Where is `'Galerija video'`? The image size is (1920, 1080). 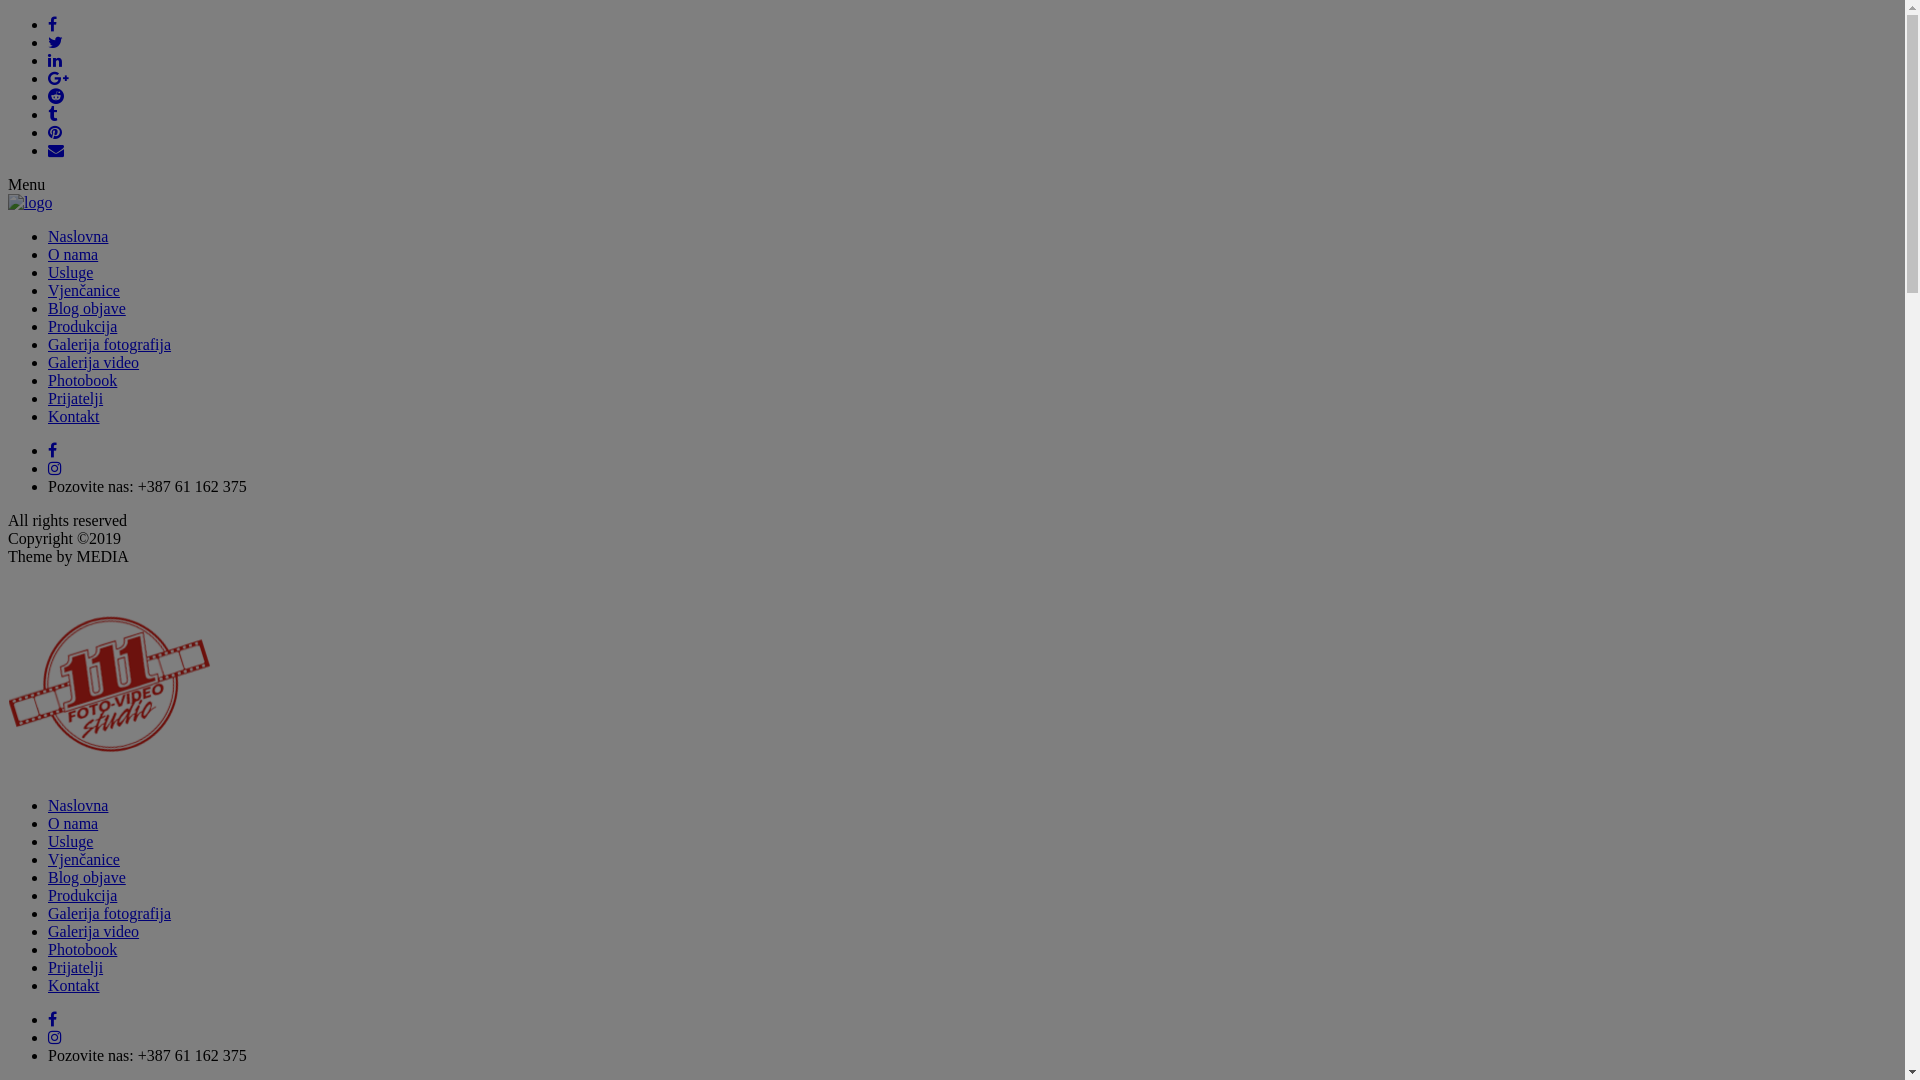
'Galerija video' is located at coordinates (92, 362).